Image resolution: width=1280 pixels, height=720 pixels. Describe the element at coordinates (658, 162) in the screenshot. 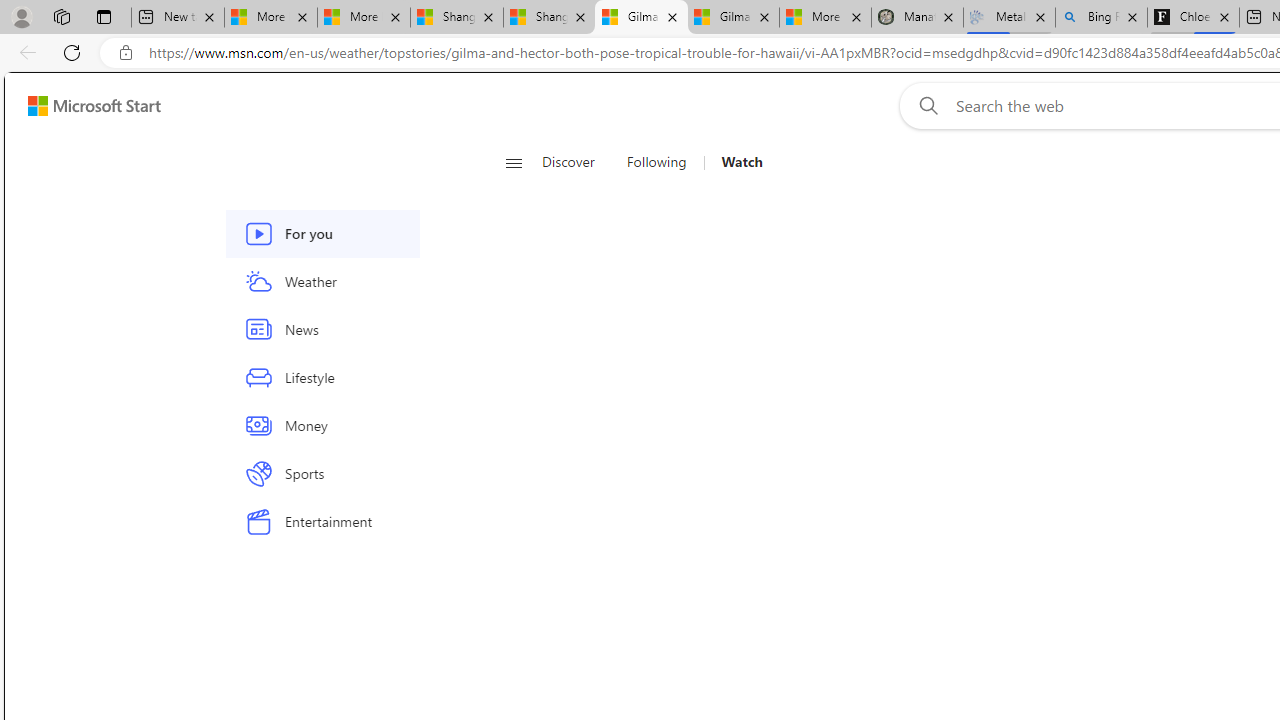

I see `'Following'` at that location.